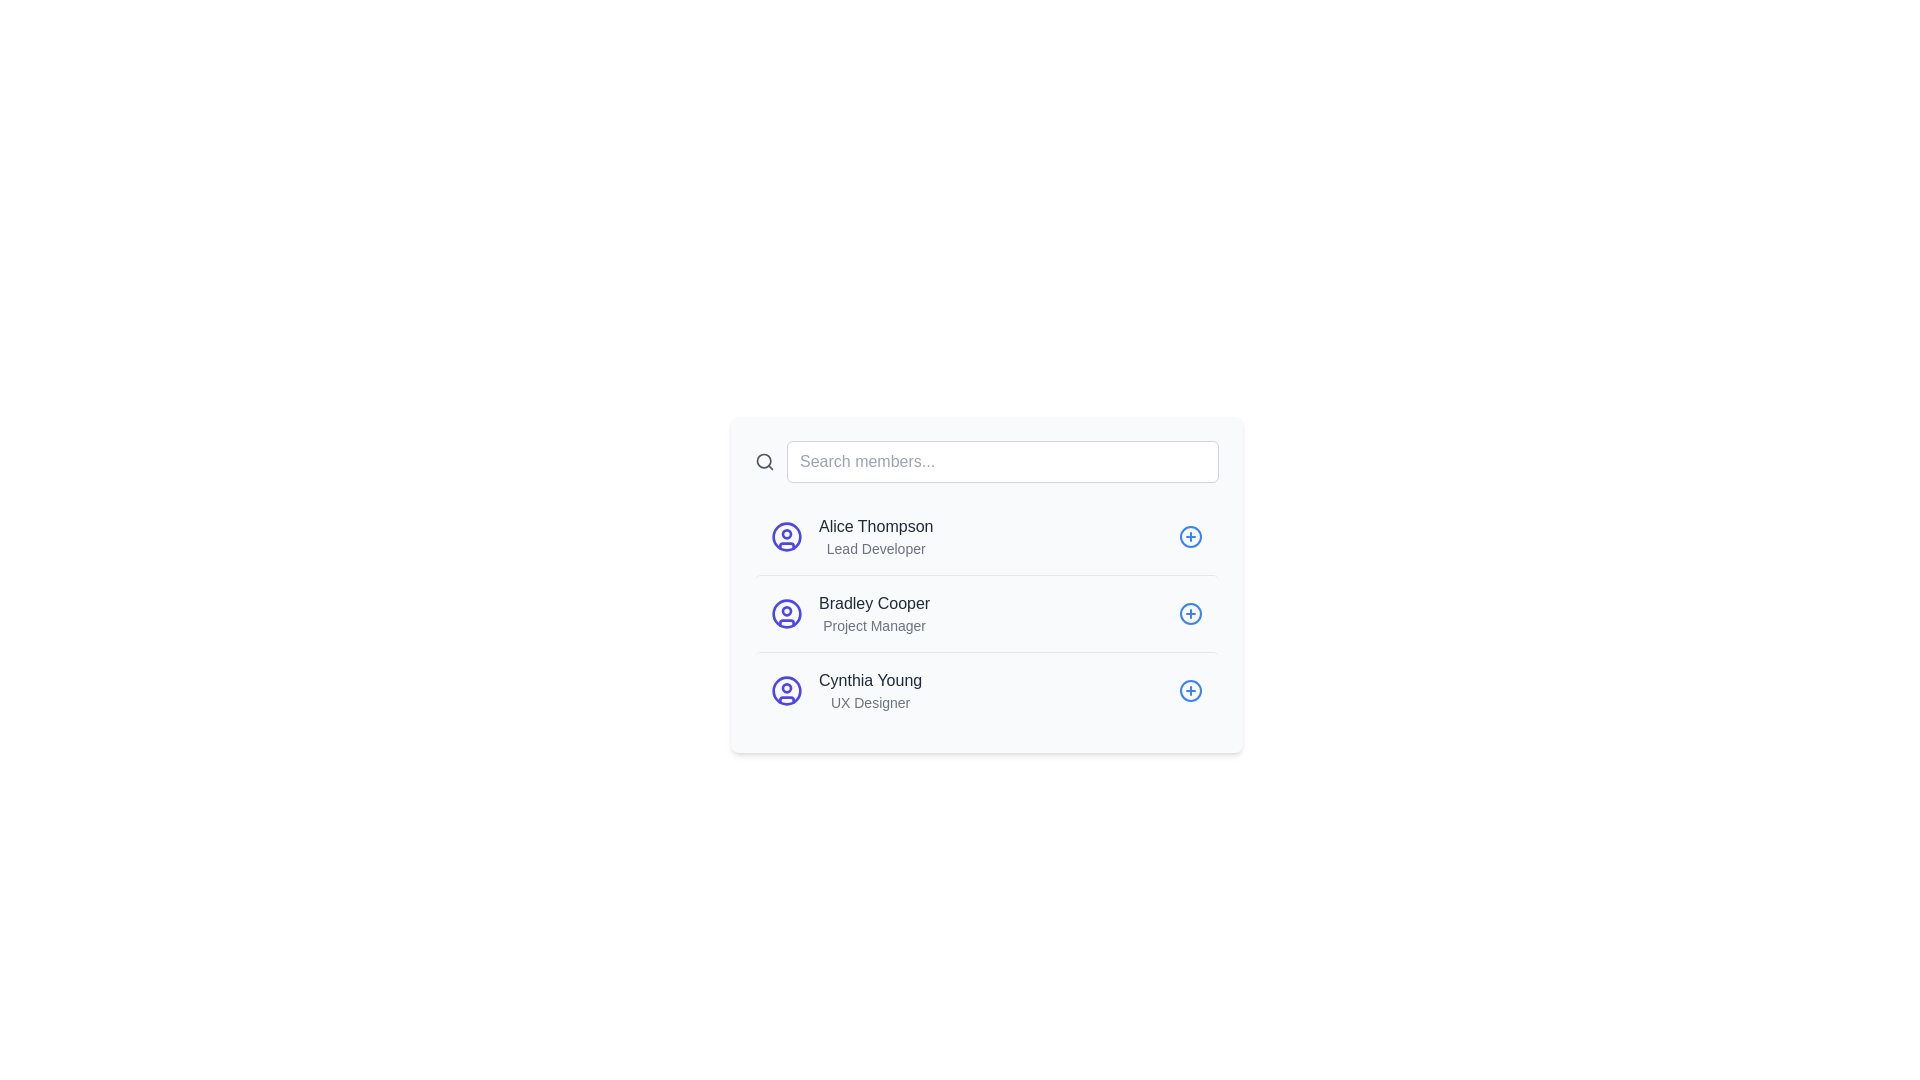 This screenshot has width=1920, height=1080. I want to click on the circle element that represents the main part of the plus icon for 'Bradley Cooper - Project Manager', which is the second icon in the vertical list, so click(1190, 612).